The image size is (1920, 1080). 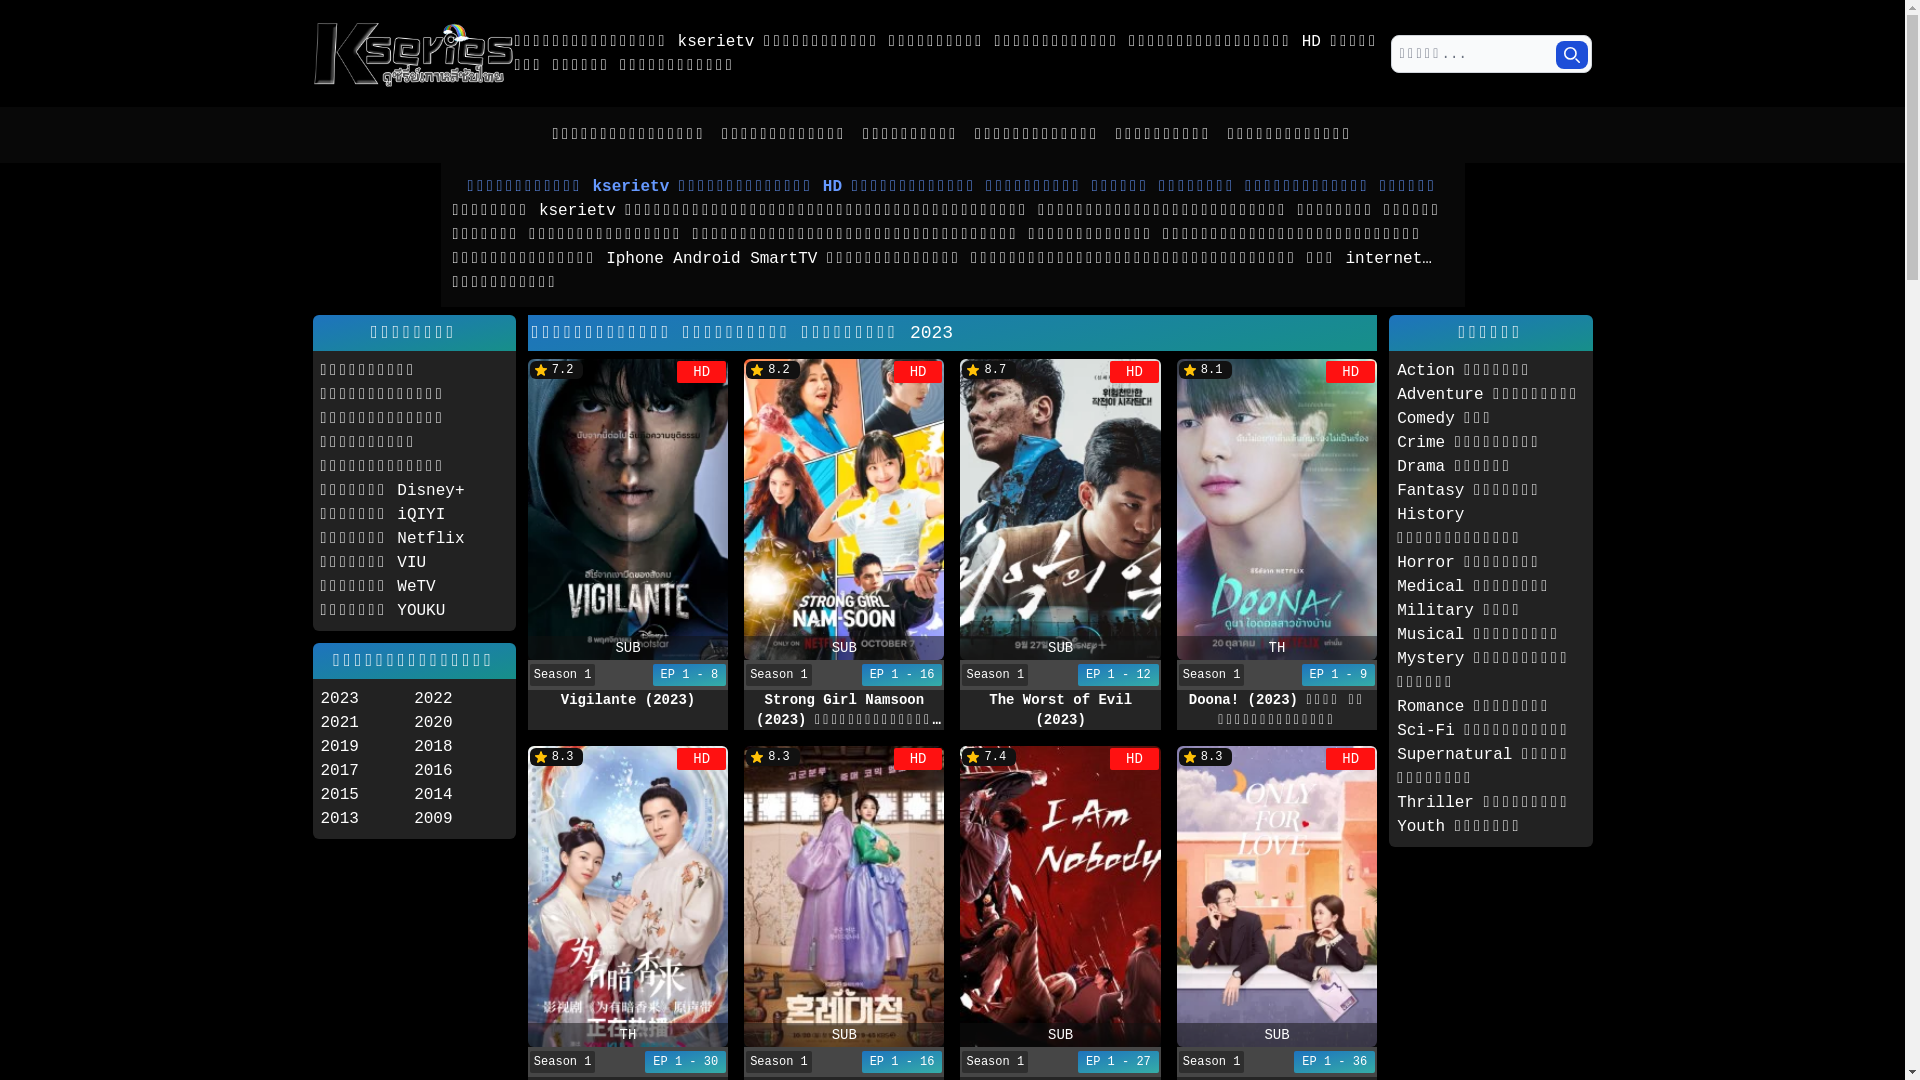 What do you see at coordinates (320, 722) in the screenshot?
I see `'2021'` at bounding box center [320, 722].